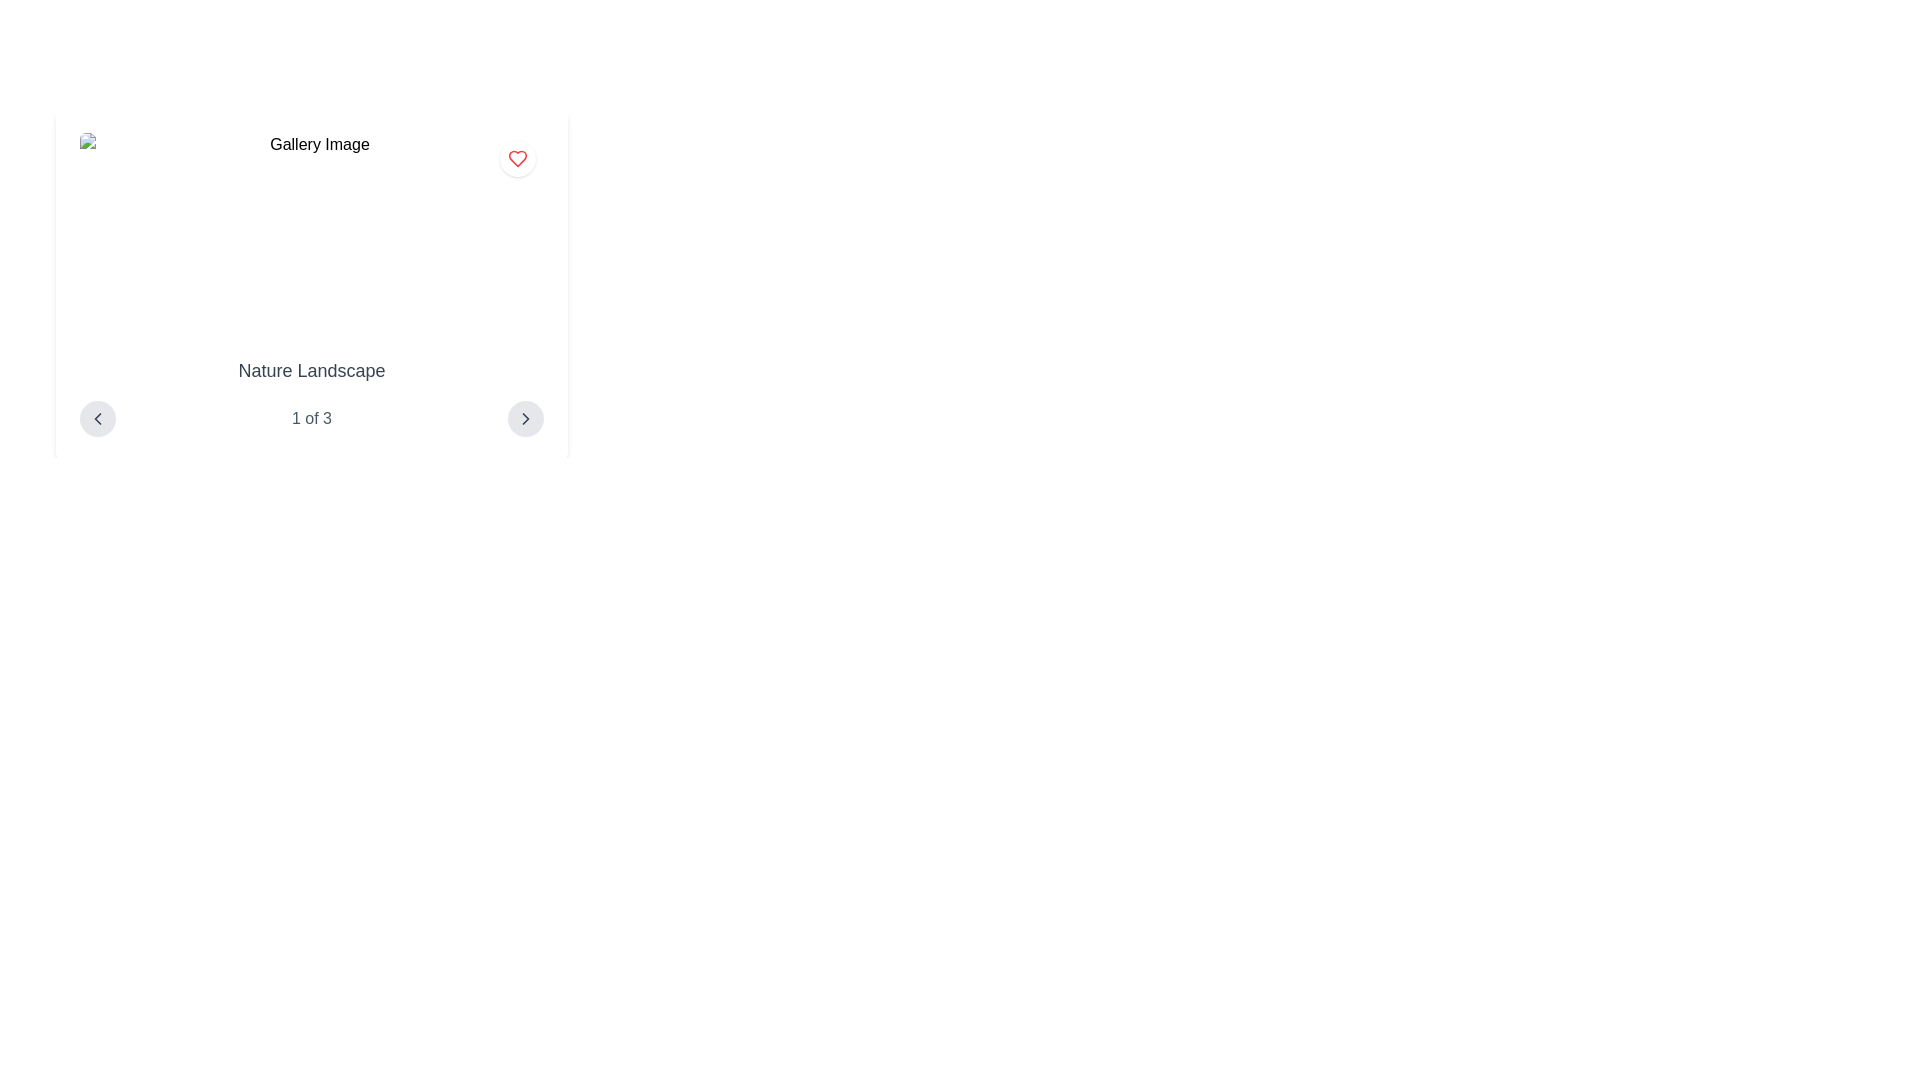  Describe the element at coordinates (525, 418) in the screenshot. I see `the chevron pointing right` at that location.